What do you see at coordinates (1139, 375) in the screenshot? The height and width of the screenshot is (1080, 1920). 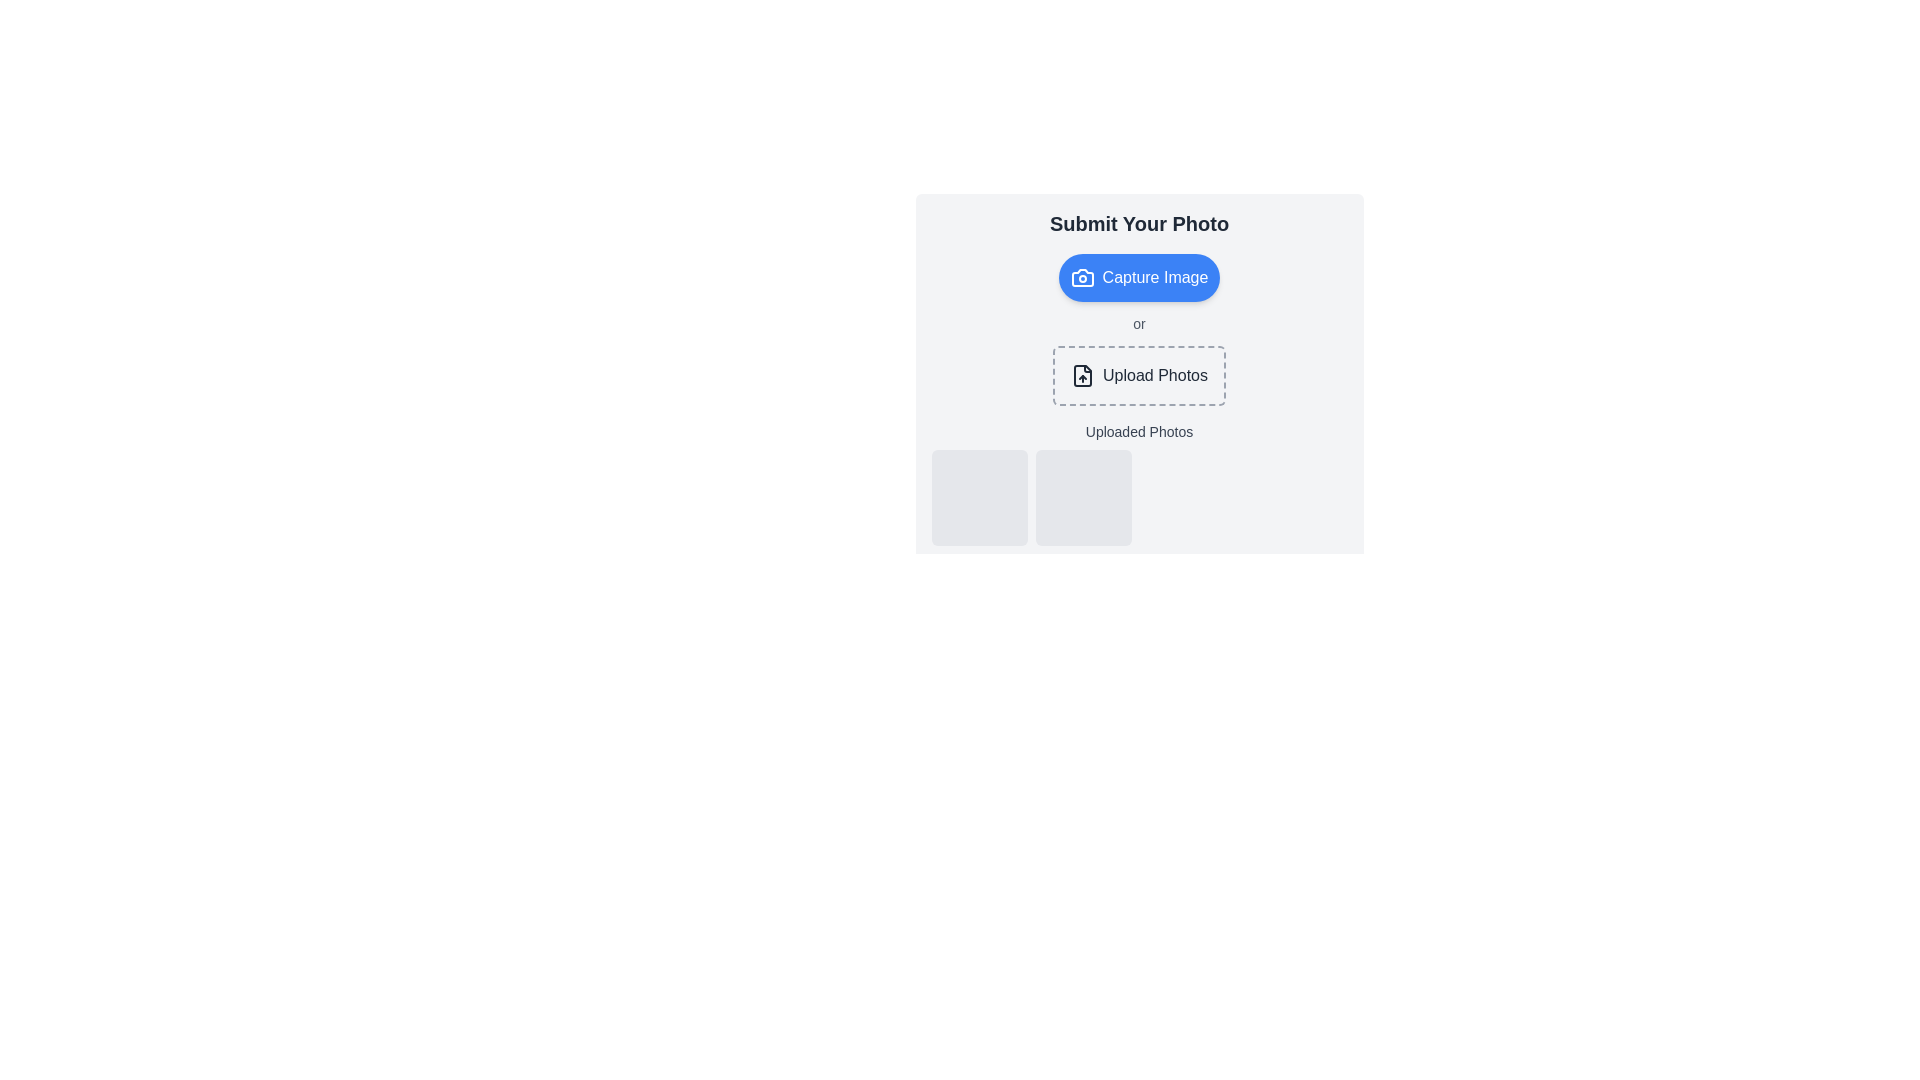 I see `the 'Upload Photos' button, which is a rectangular clickable area with dashed borders and rounded corners, located below the 'Capture Image' button` at bounding box center [1139, 375].